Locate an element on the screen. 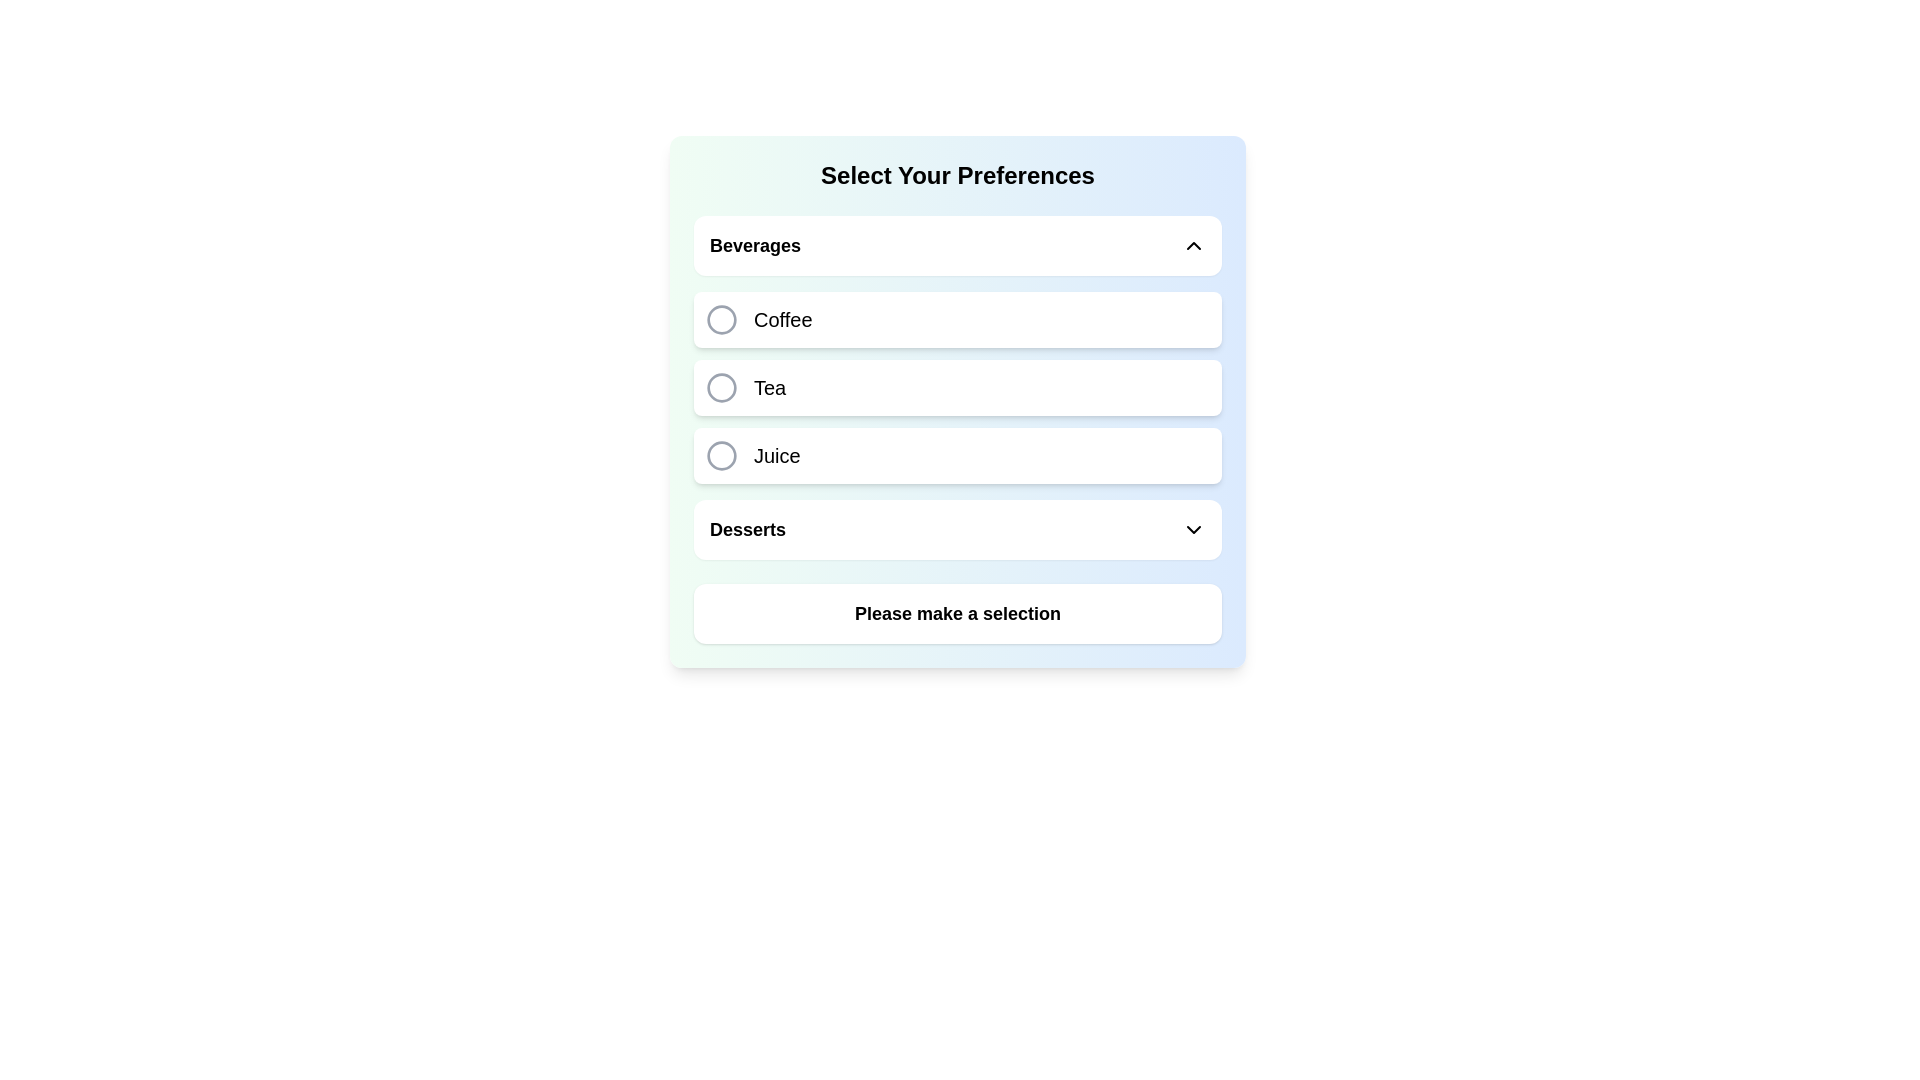 The height and width of the screenshot is (1080, 1920). the Text label located near the top of the dropdown menu, which indicates the current selection and is positioned to the left of the chevron icon is located at coordinates (754, 245).